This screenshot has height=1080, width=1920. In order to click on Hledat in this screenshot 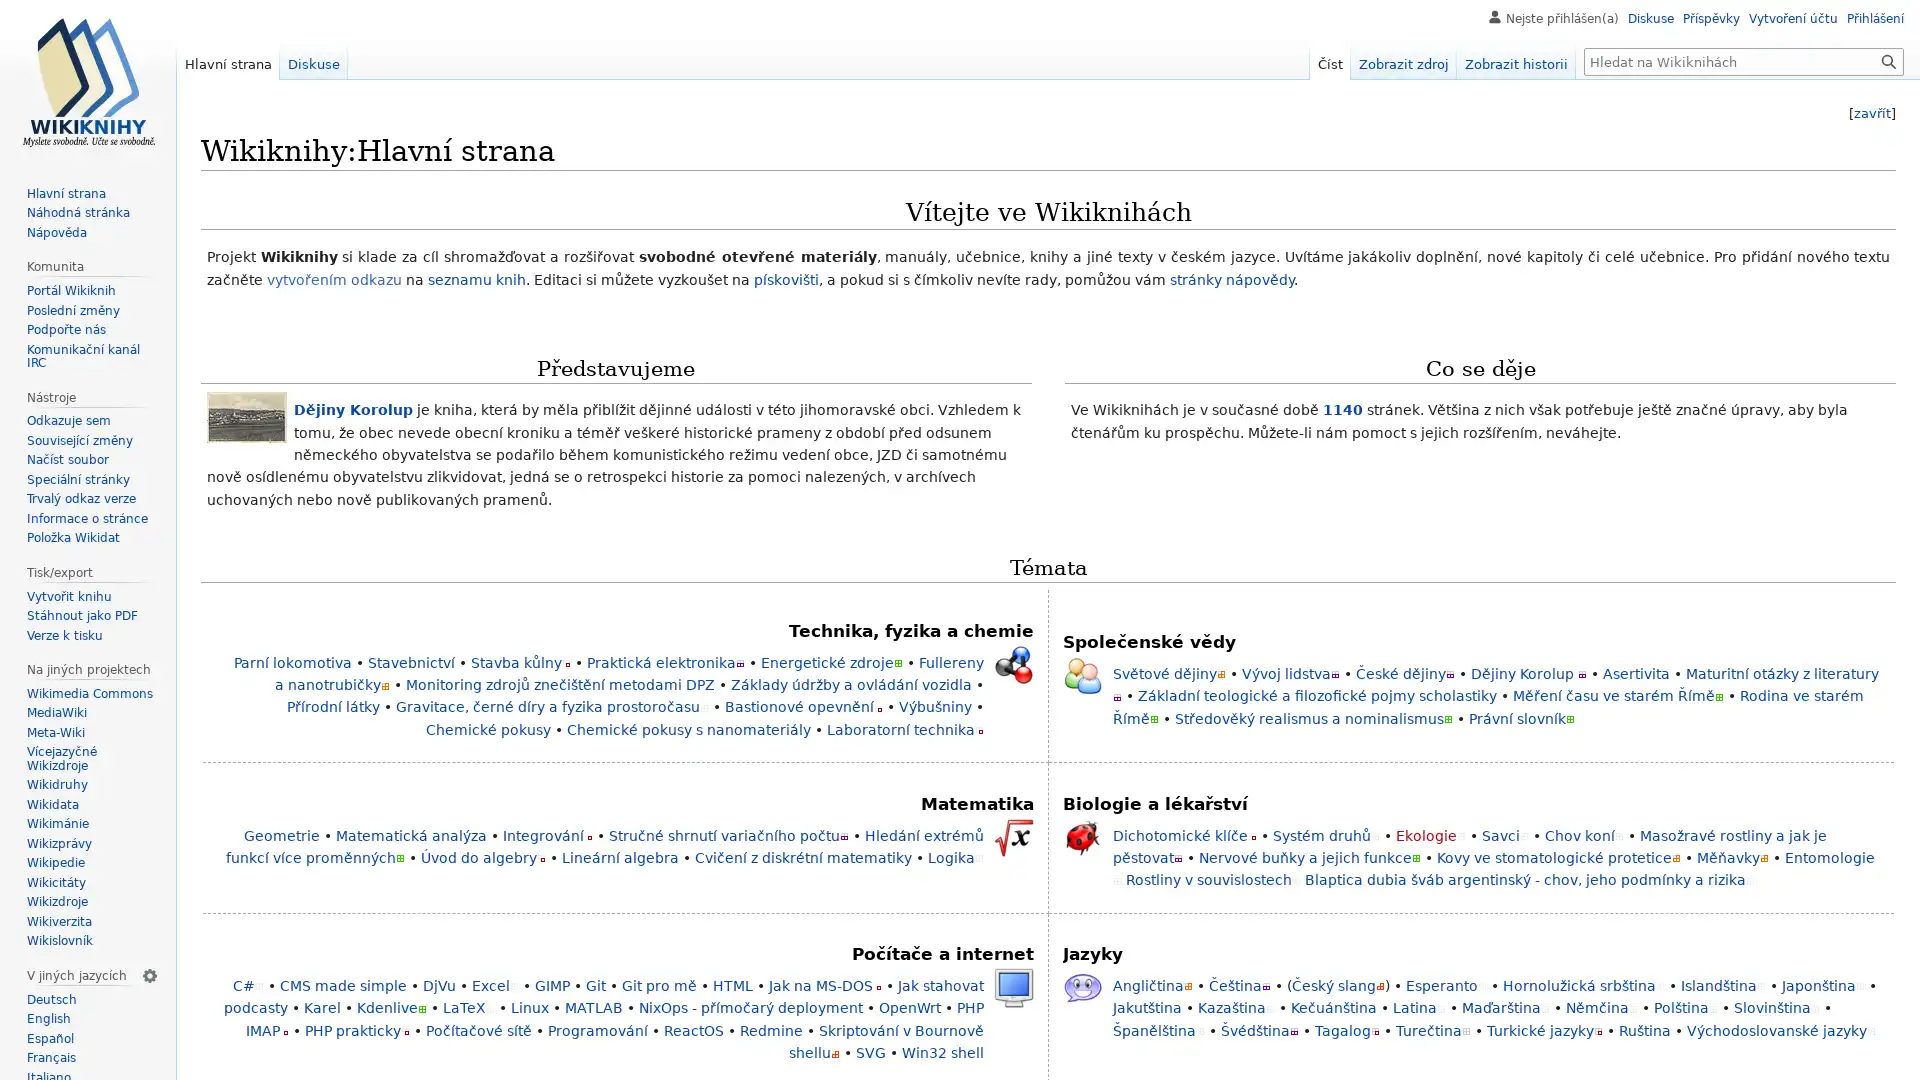, I will do `click(1888, 60)`.